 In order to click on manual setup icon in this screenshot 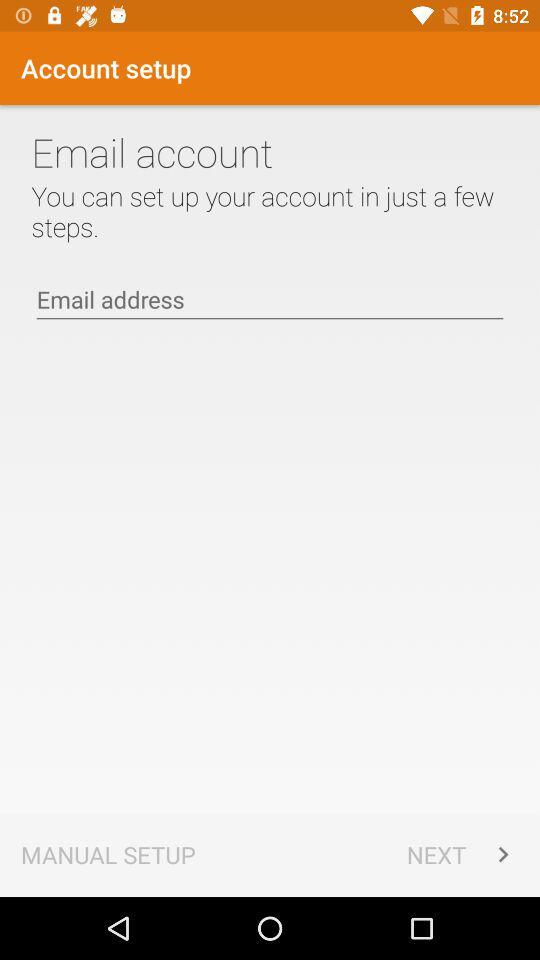, I will do `click(108, 853)`.